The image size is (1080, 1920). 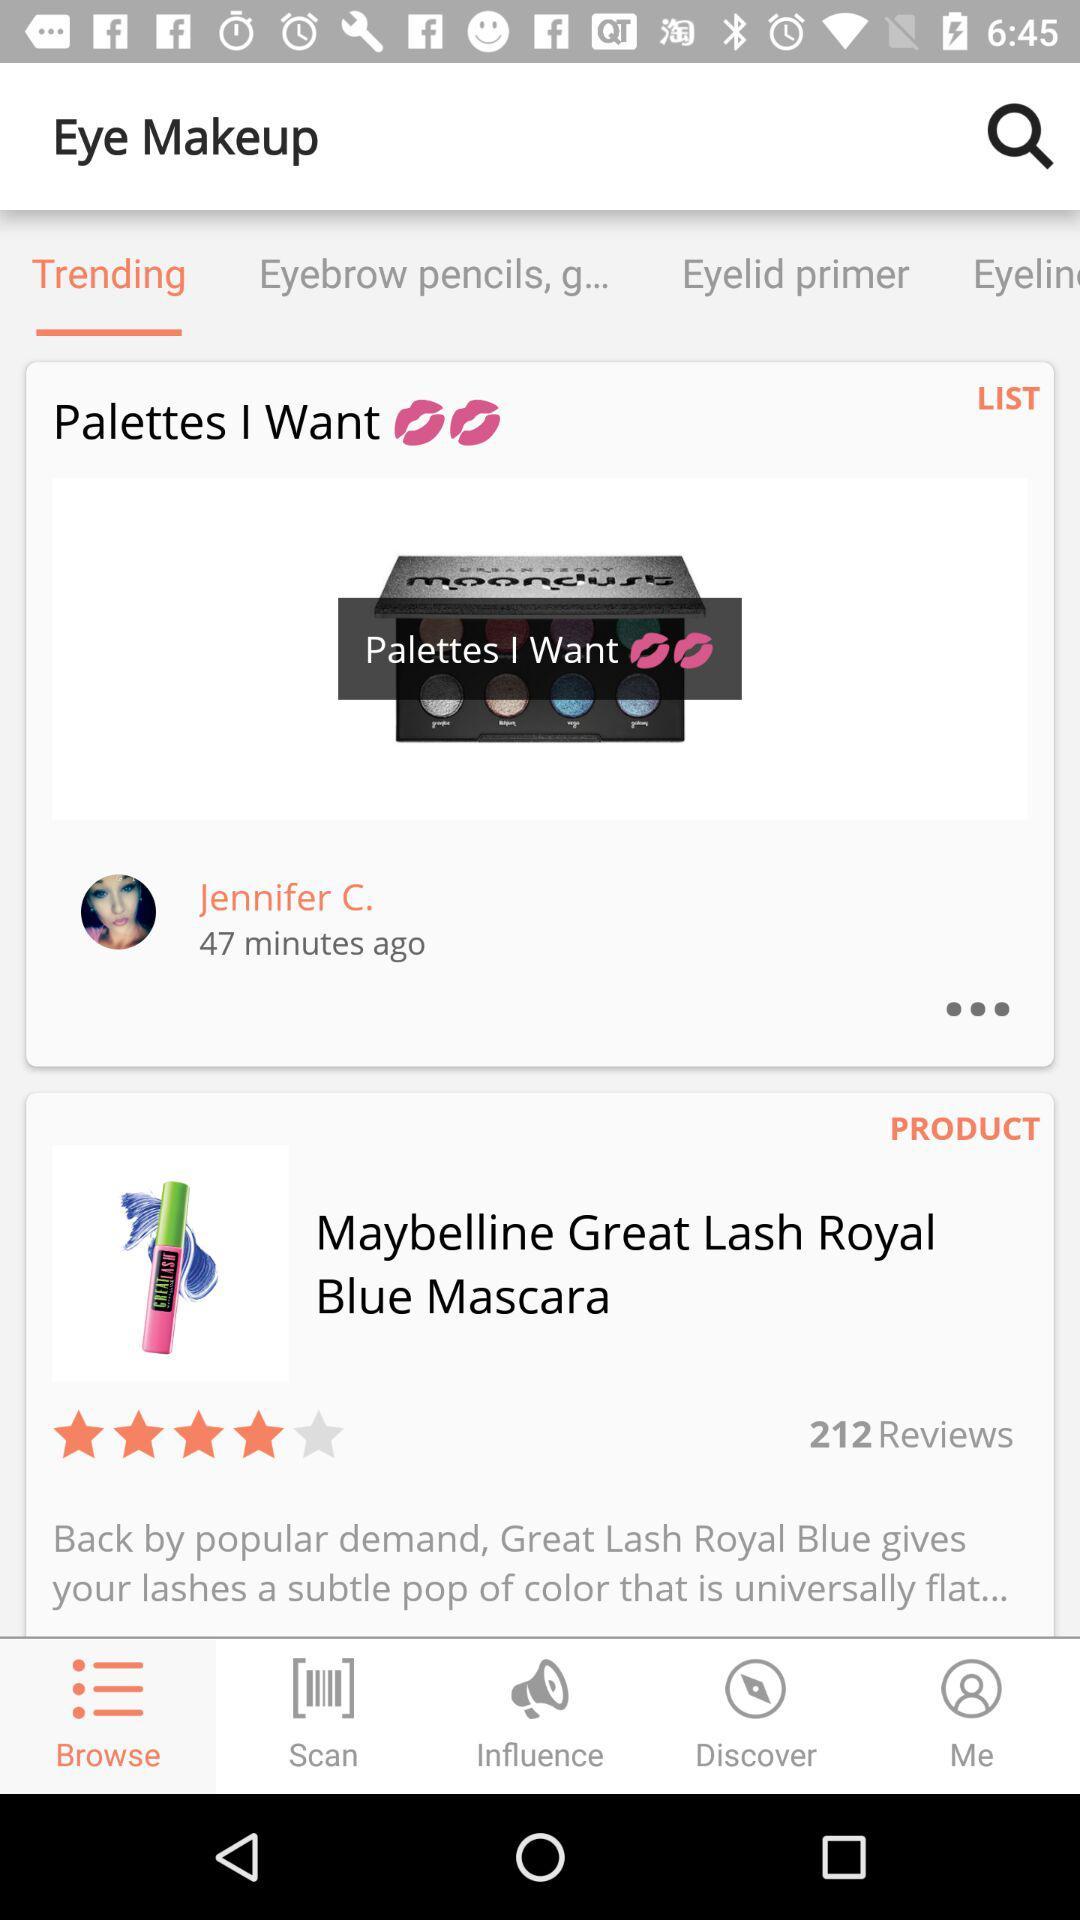 What do you see at coordinates (109, 272) in the screenshot?
I see `the trending icon` at bounding box center [109, 272].